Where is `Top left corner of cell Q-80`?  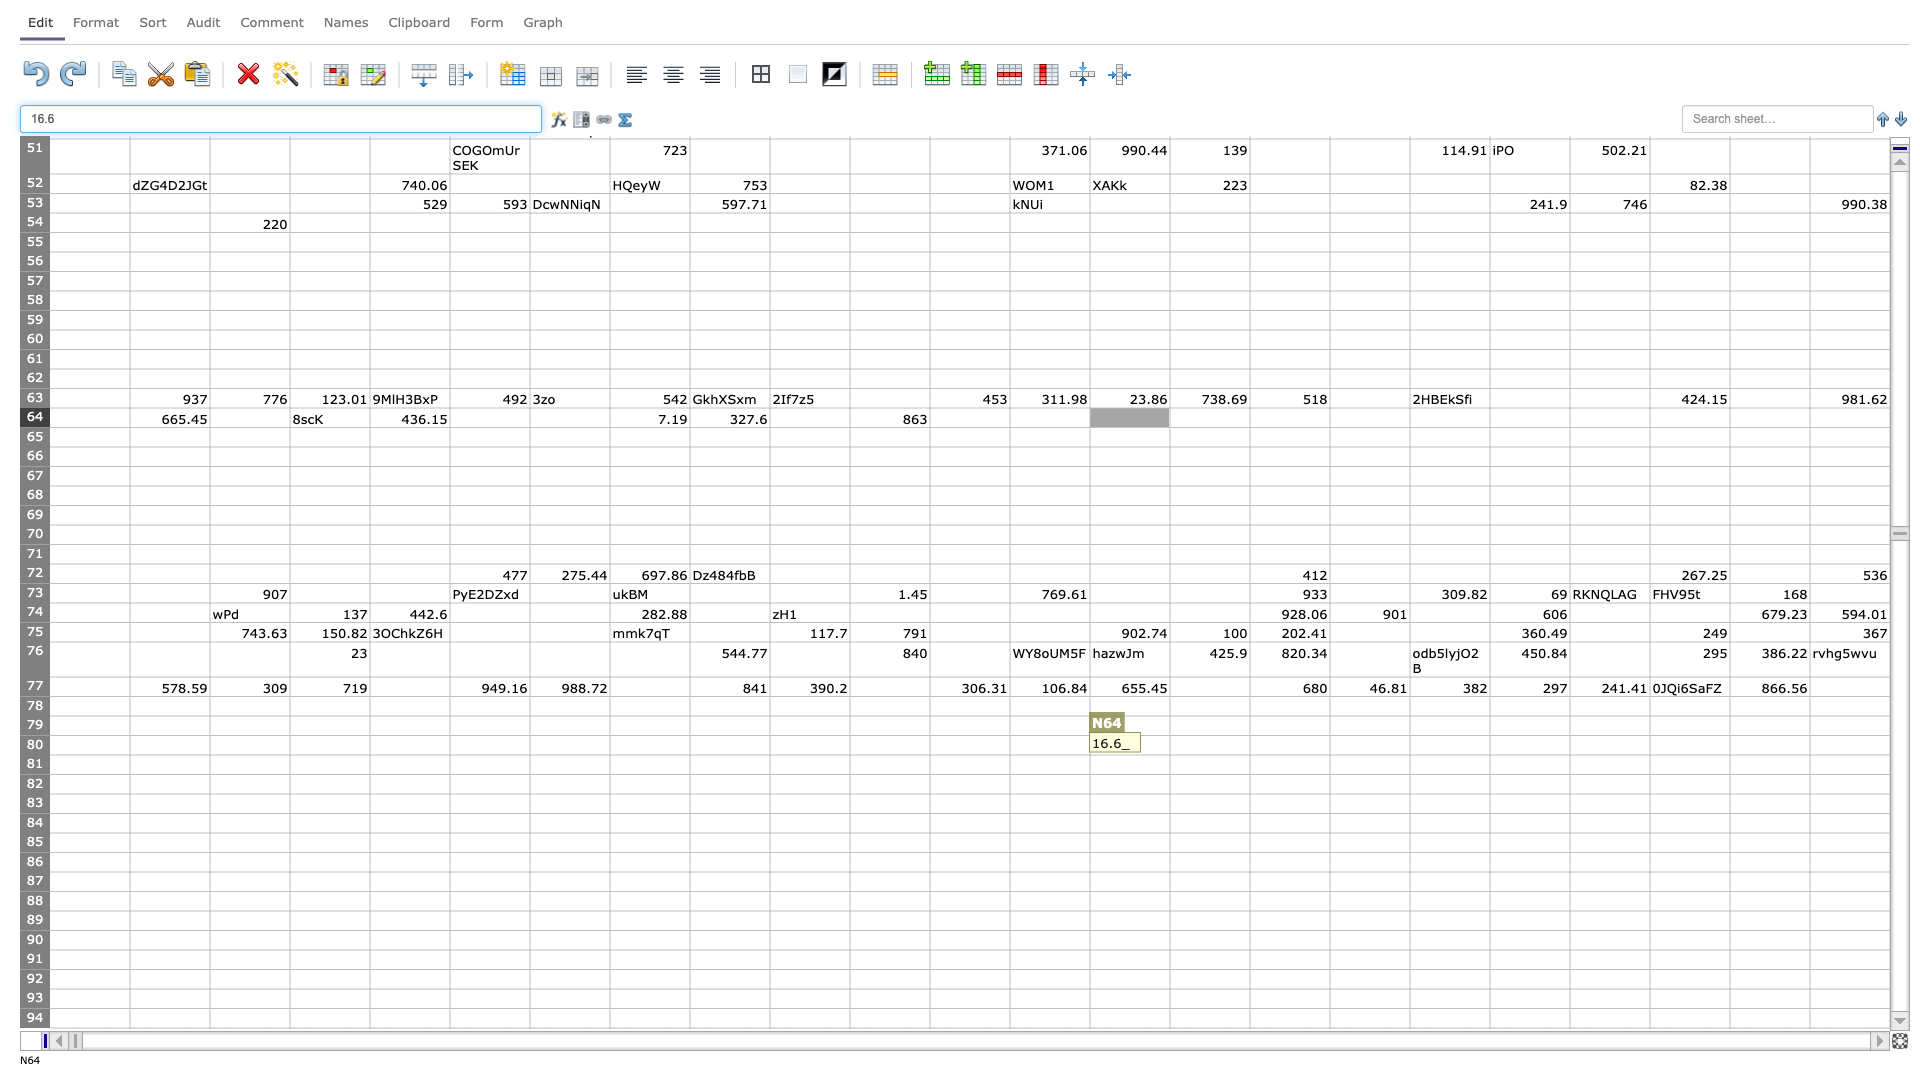
Top left corner of cell Q-80 is located at coordinates (1329, 735).